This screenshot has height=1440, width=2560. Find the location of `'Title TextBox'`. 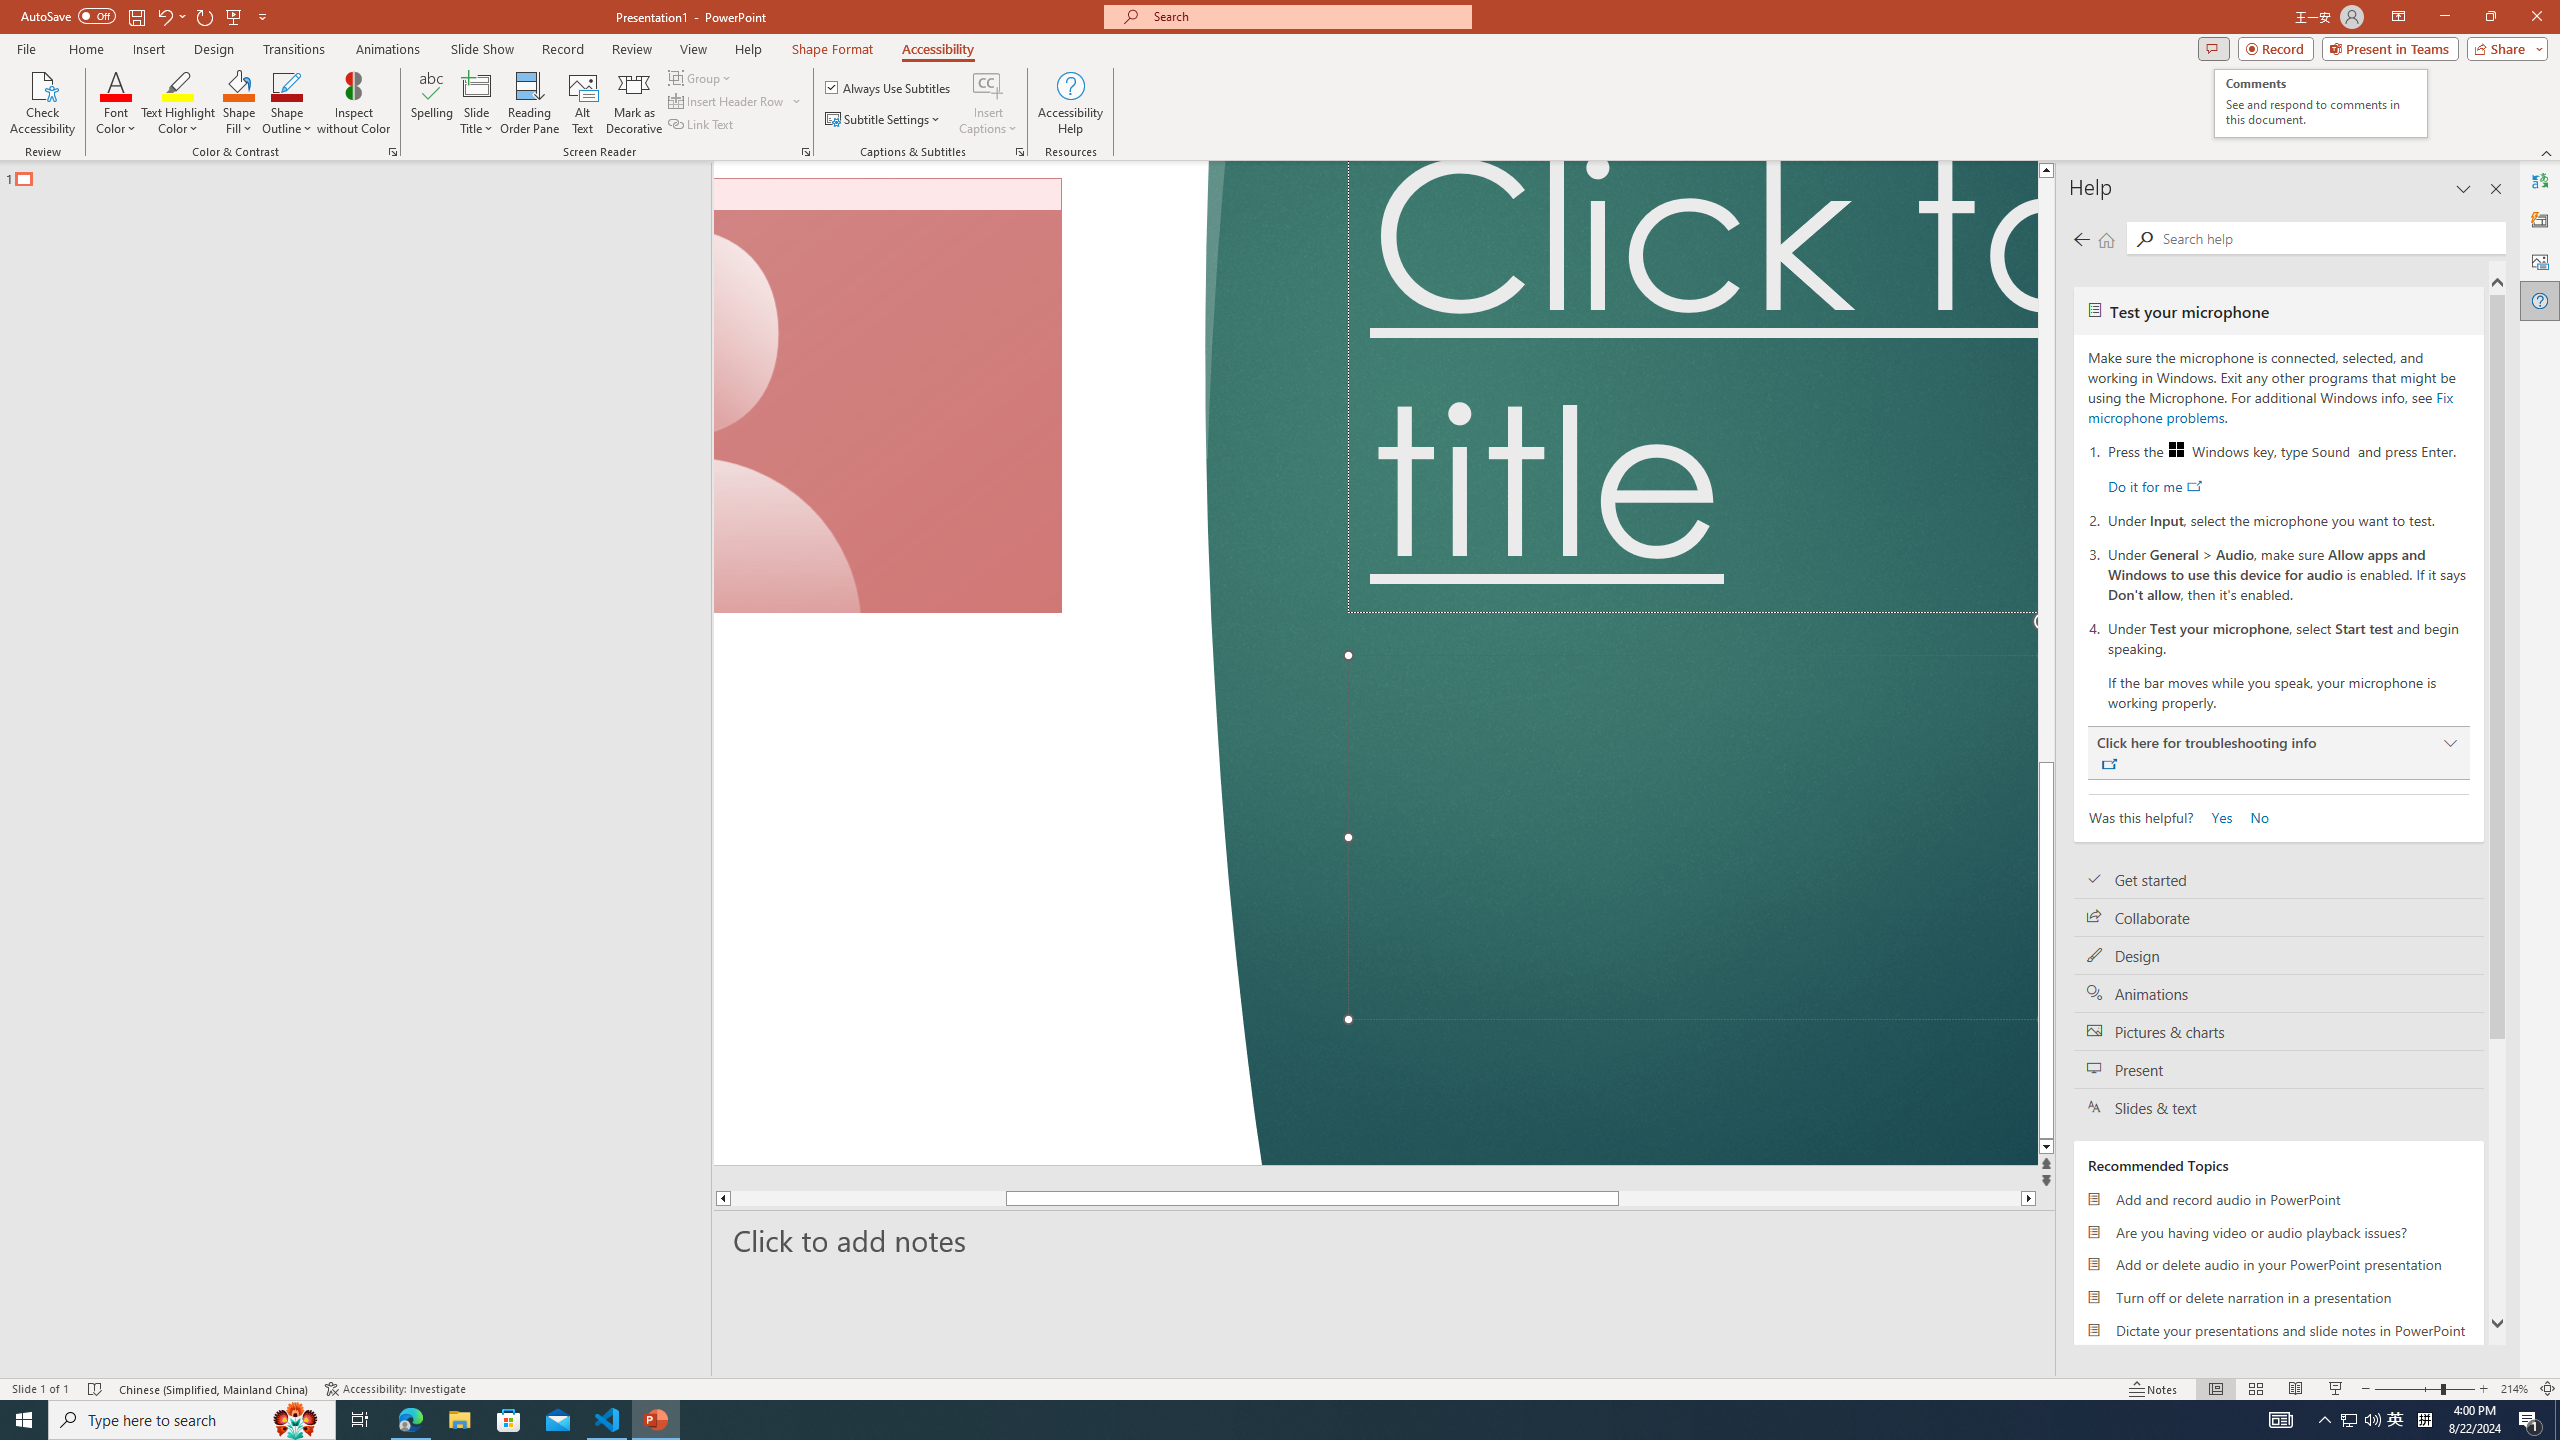

'Title TextBox' is located at coordinates (1692, 386).